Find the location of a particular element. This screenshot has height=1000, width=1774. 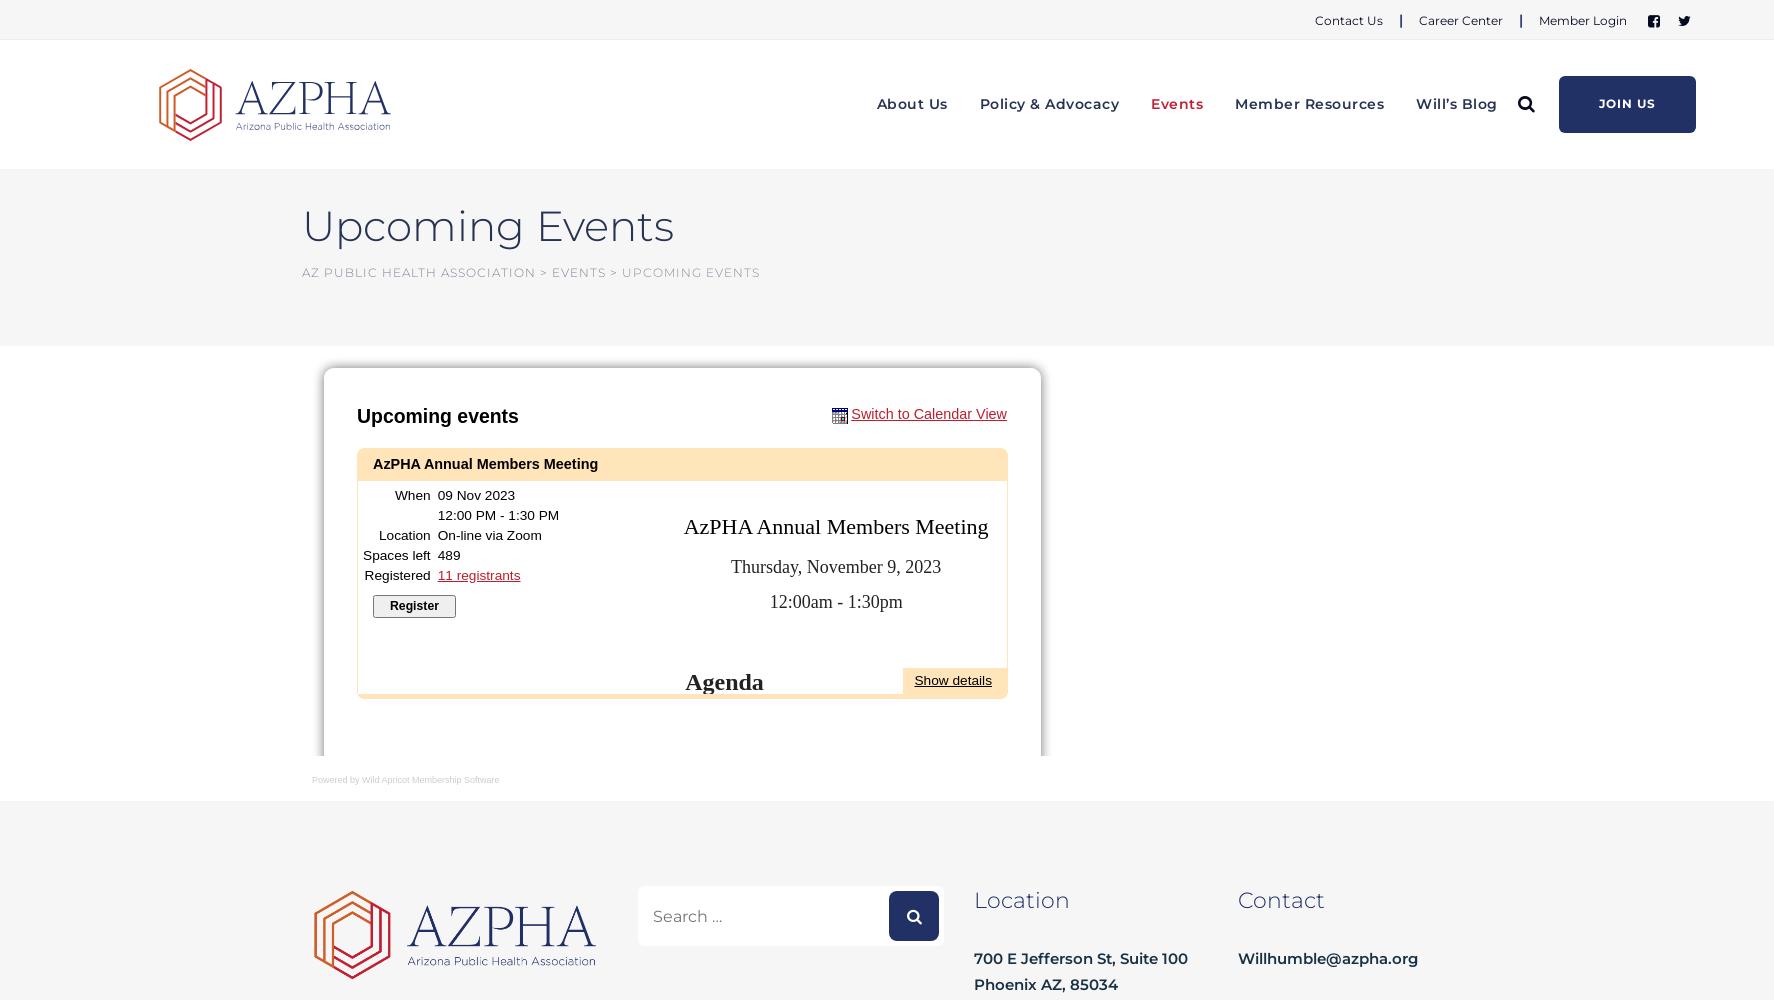

'Conferences' is located at coordinates (1202, 243).